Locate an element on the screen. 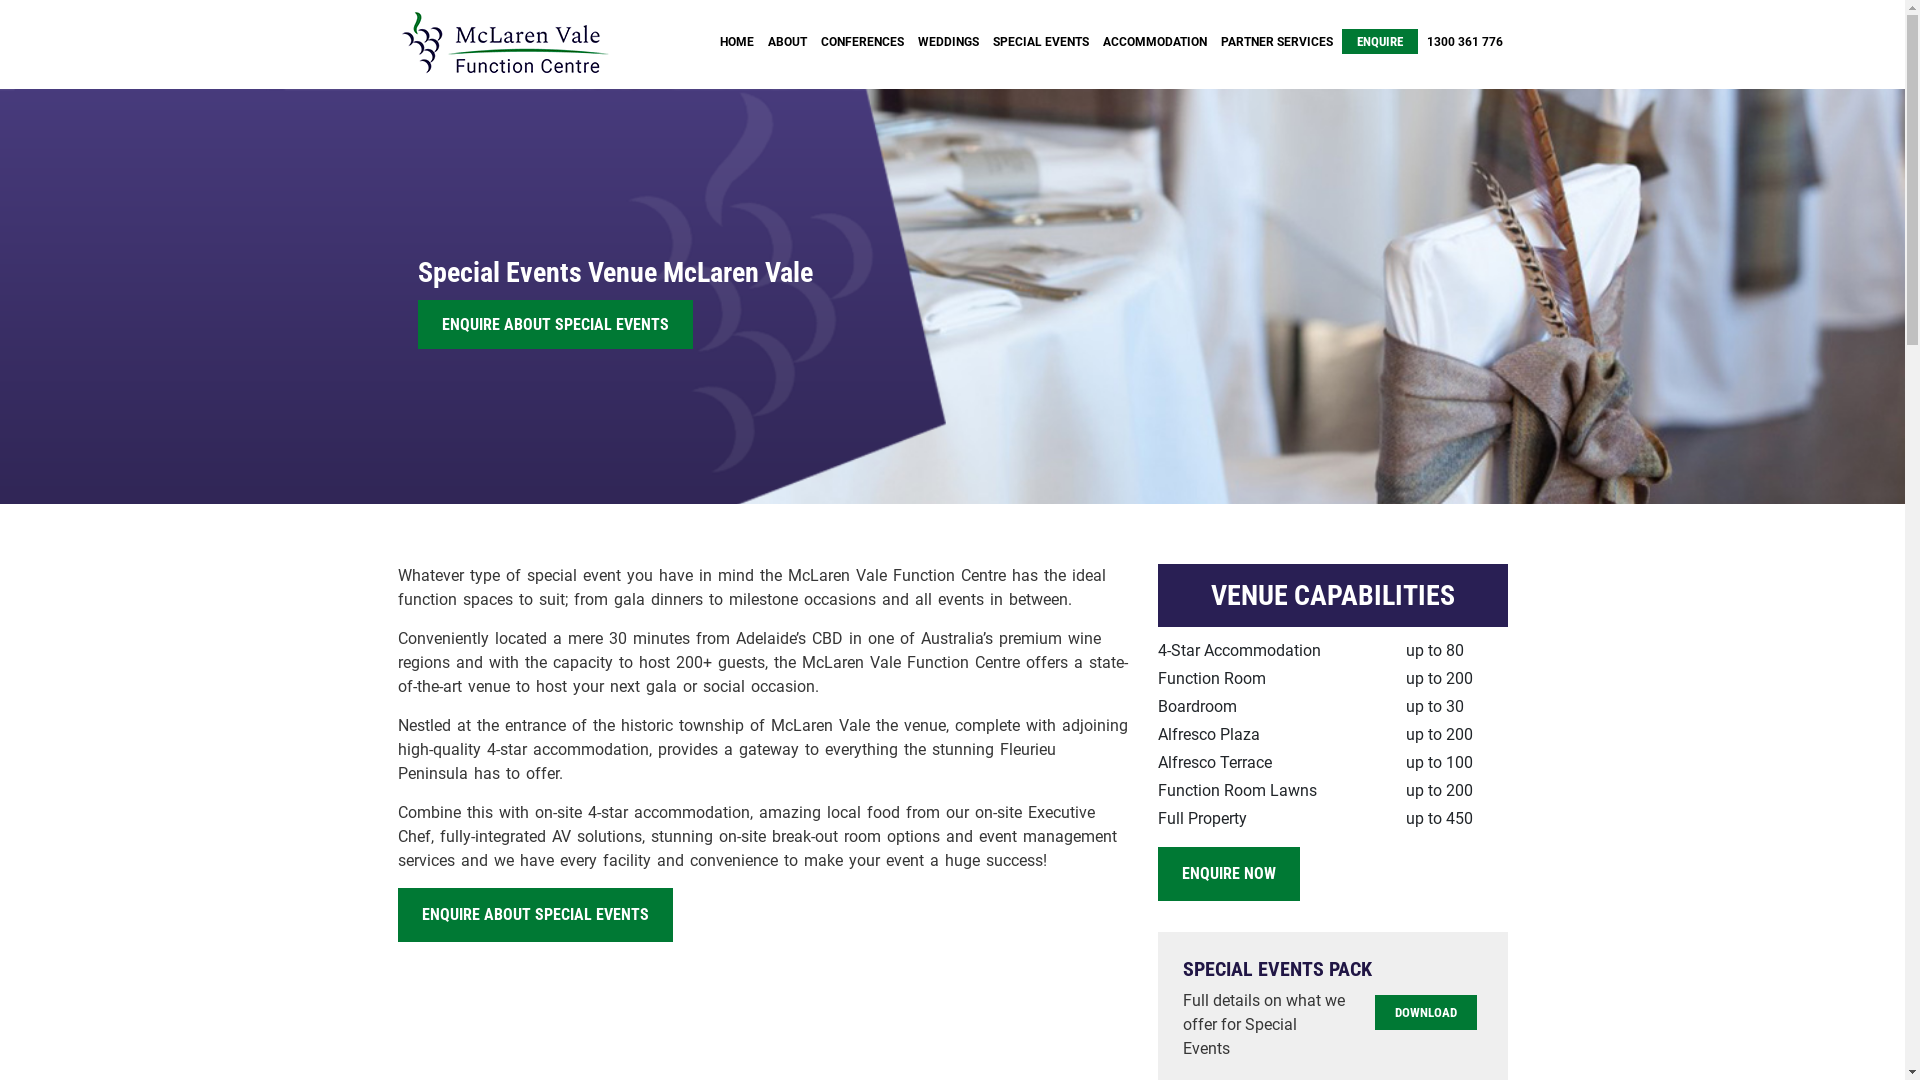 Image resolution: width=1920 pixels, height=1080 pixels. 'ENQUIRE ABOUT SPECIAL EVENTS' is located at coordinates (416, 323).